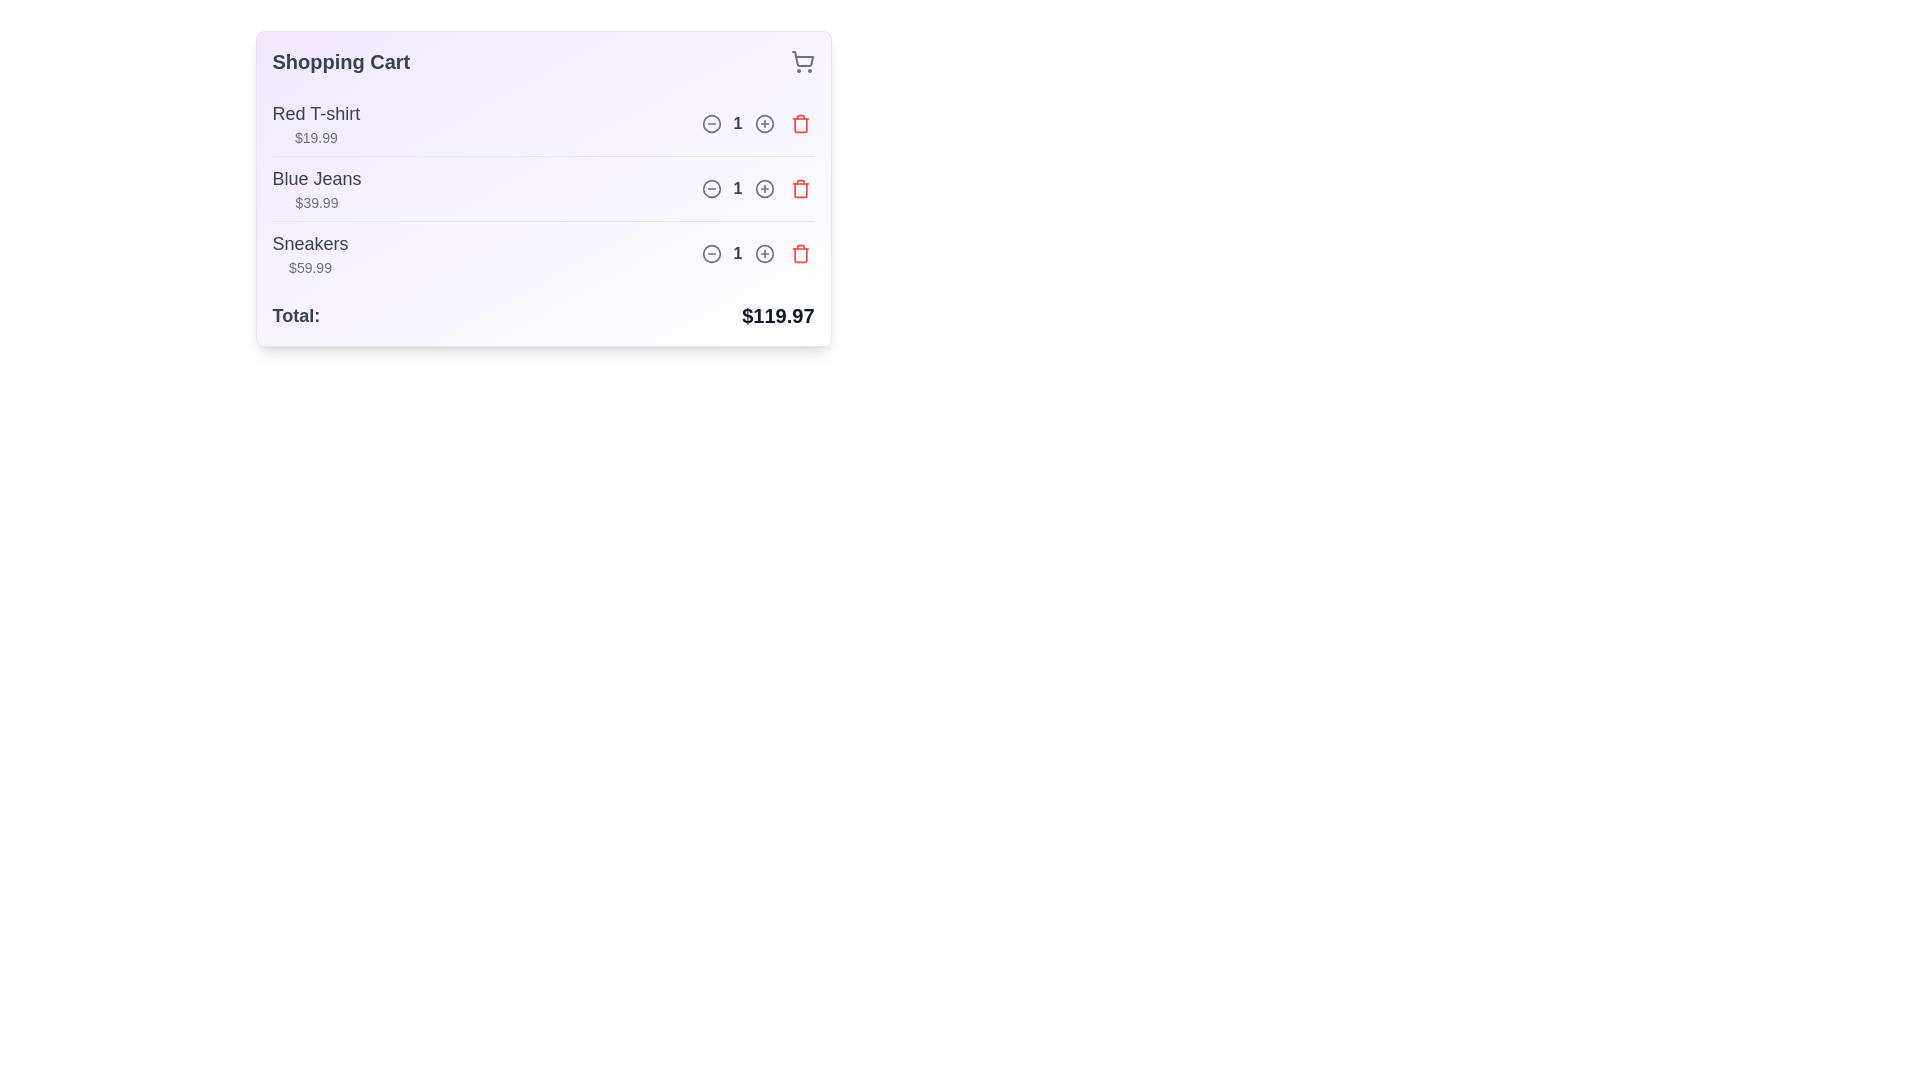 The width and height of the screenshot is (1920, 1080). I want to click on price text element located below the 'Red T-shirt' product name in the shopping cart interface, so click(315, 137).